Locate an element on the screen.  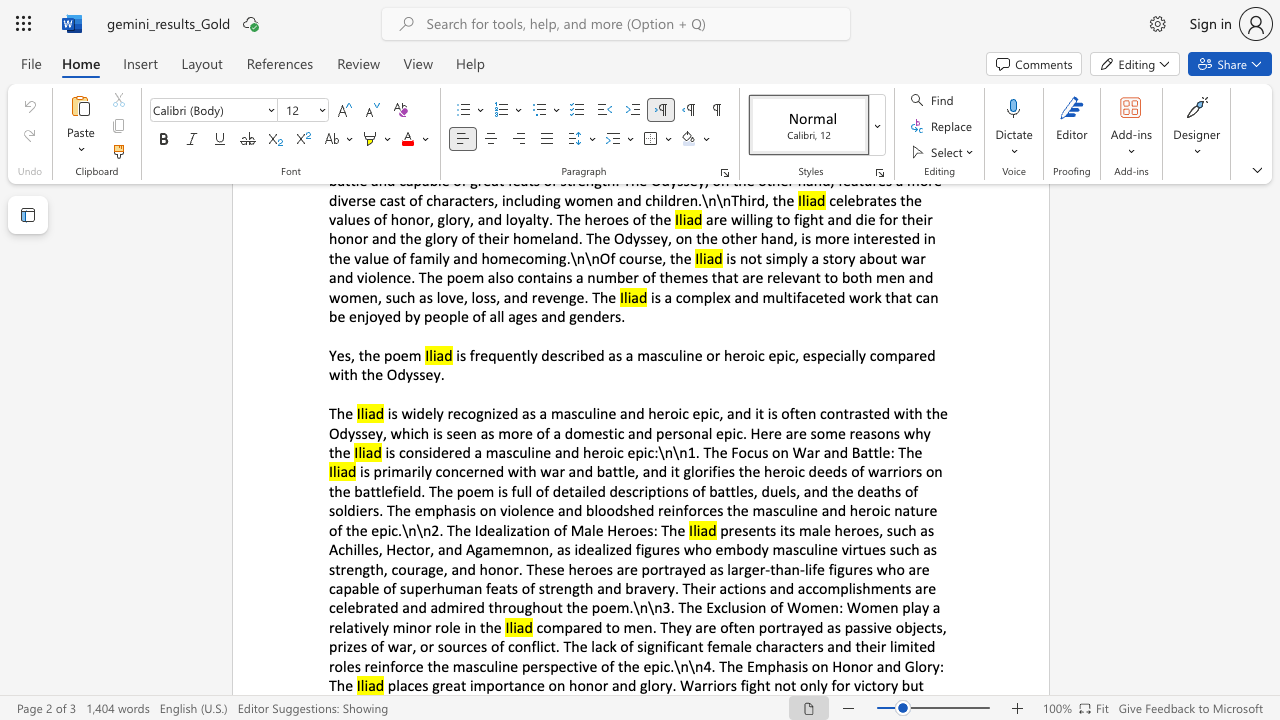
the subset text "ted roles reinforce the masculine" within the text "compared to men. They are often portrayed as passive objects, prizes of war, or sources of conflict. The lack of significant female characters and their limited roles reinforce the masculine perspective of the epic.\n\n4. The Emphasis on Honor and Glory: The" is located at coordinates (912, 646).